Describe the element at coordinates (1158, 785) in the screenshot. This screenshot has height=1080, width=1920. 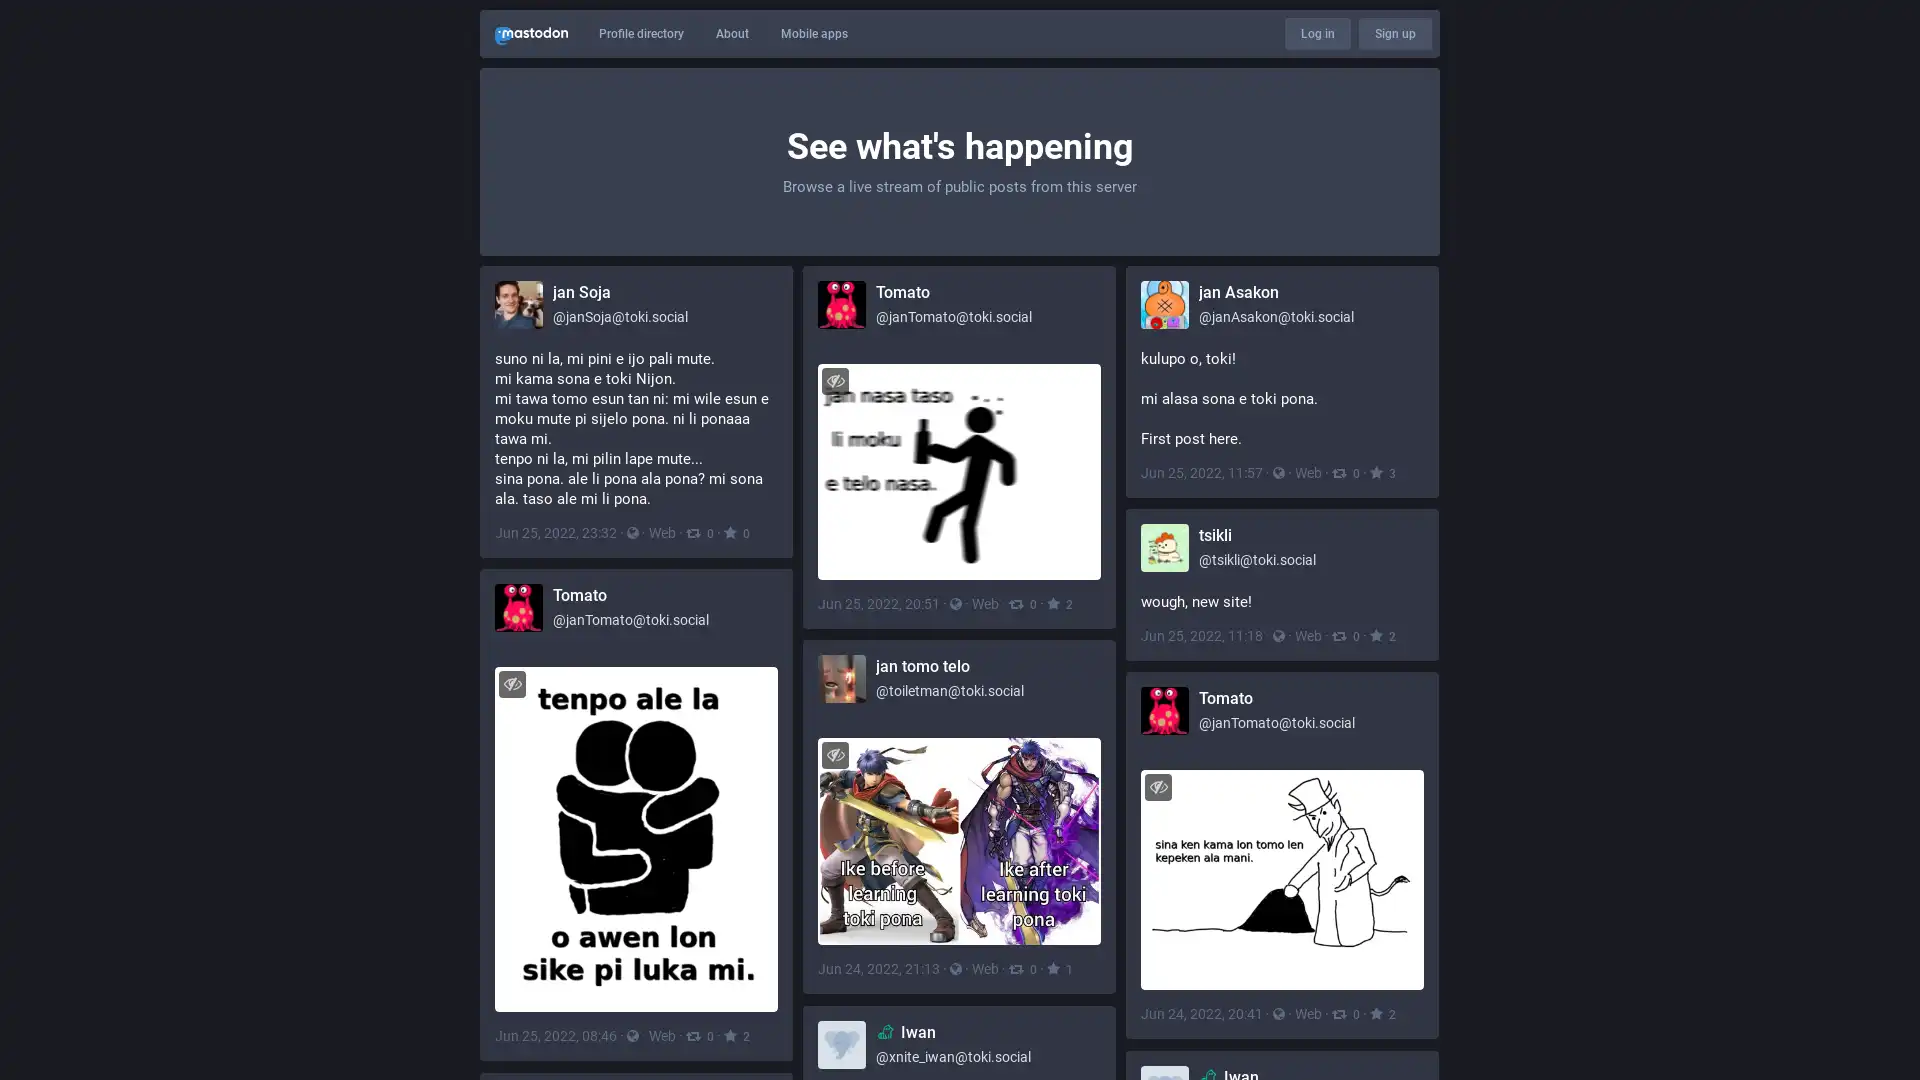
I see `Hide image` at that location.